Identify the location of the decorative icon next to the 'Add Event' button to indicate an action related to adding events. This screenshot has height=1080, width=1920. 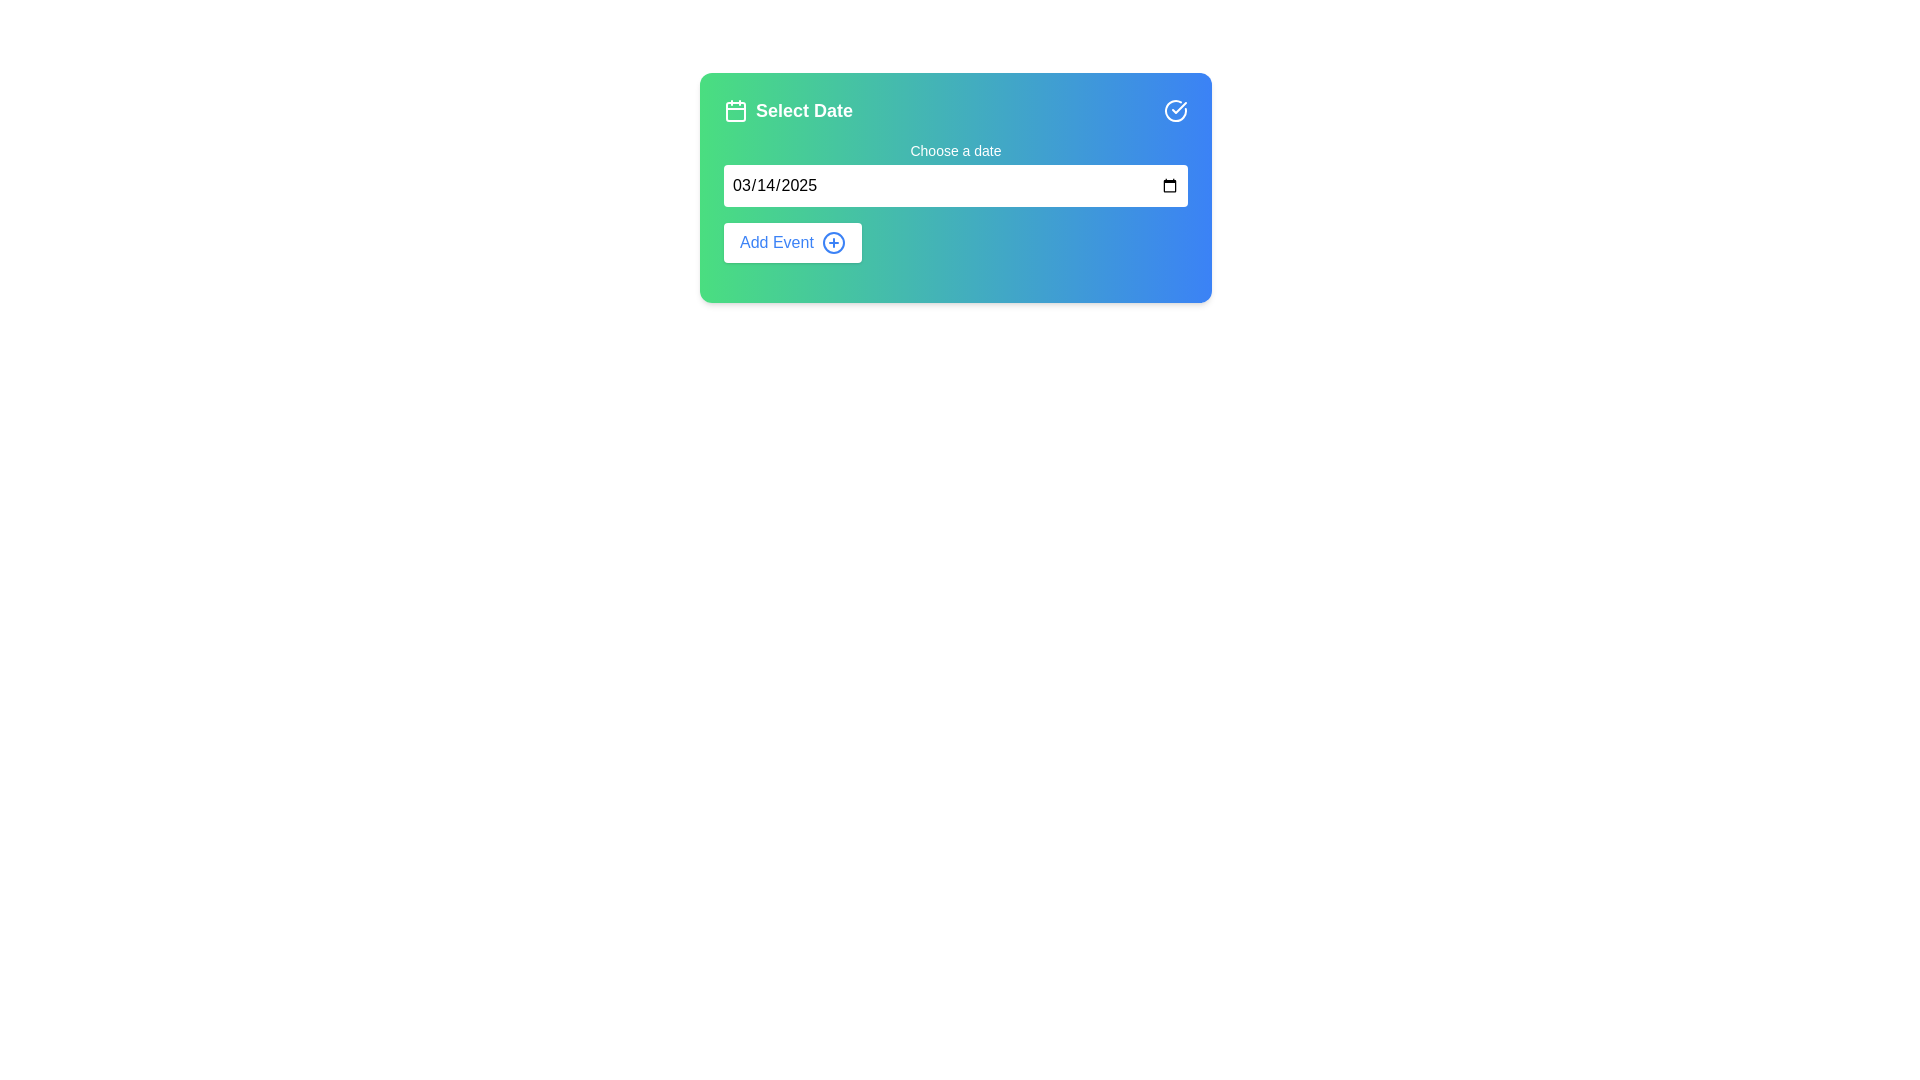
(833, 242).